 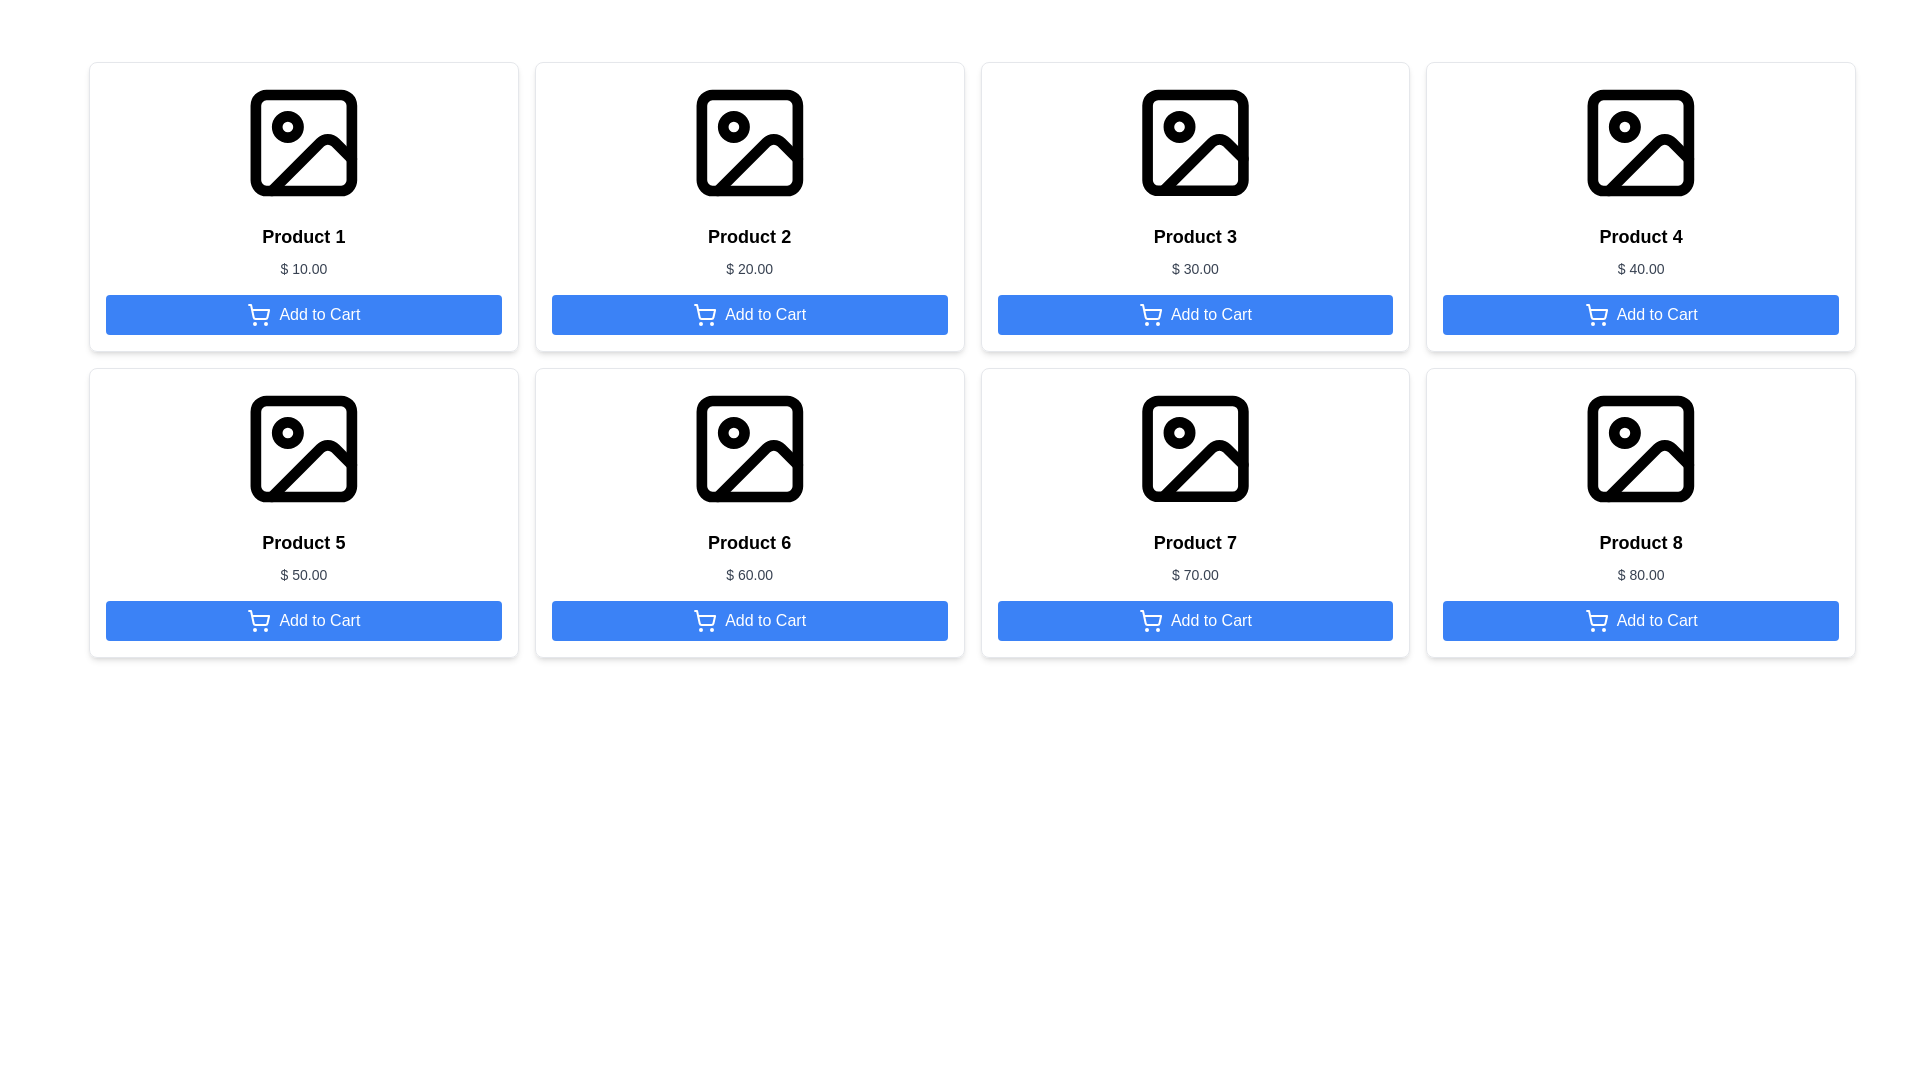 What do you see at coordinates (1150, 315) in the screenshot?
I see `the 'Add to Cart' icon preceding the text within the button of the 'Product 3' card located in the second column of the first row` at bounding box center [1150, 315].